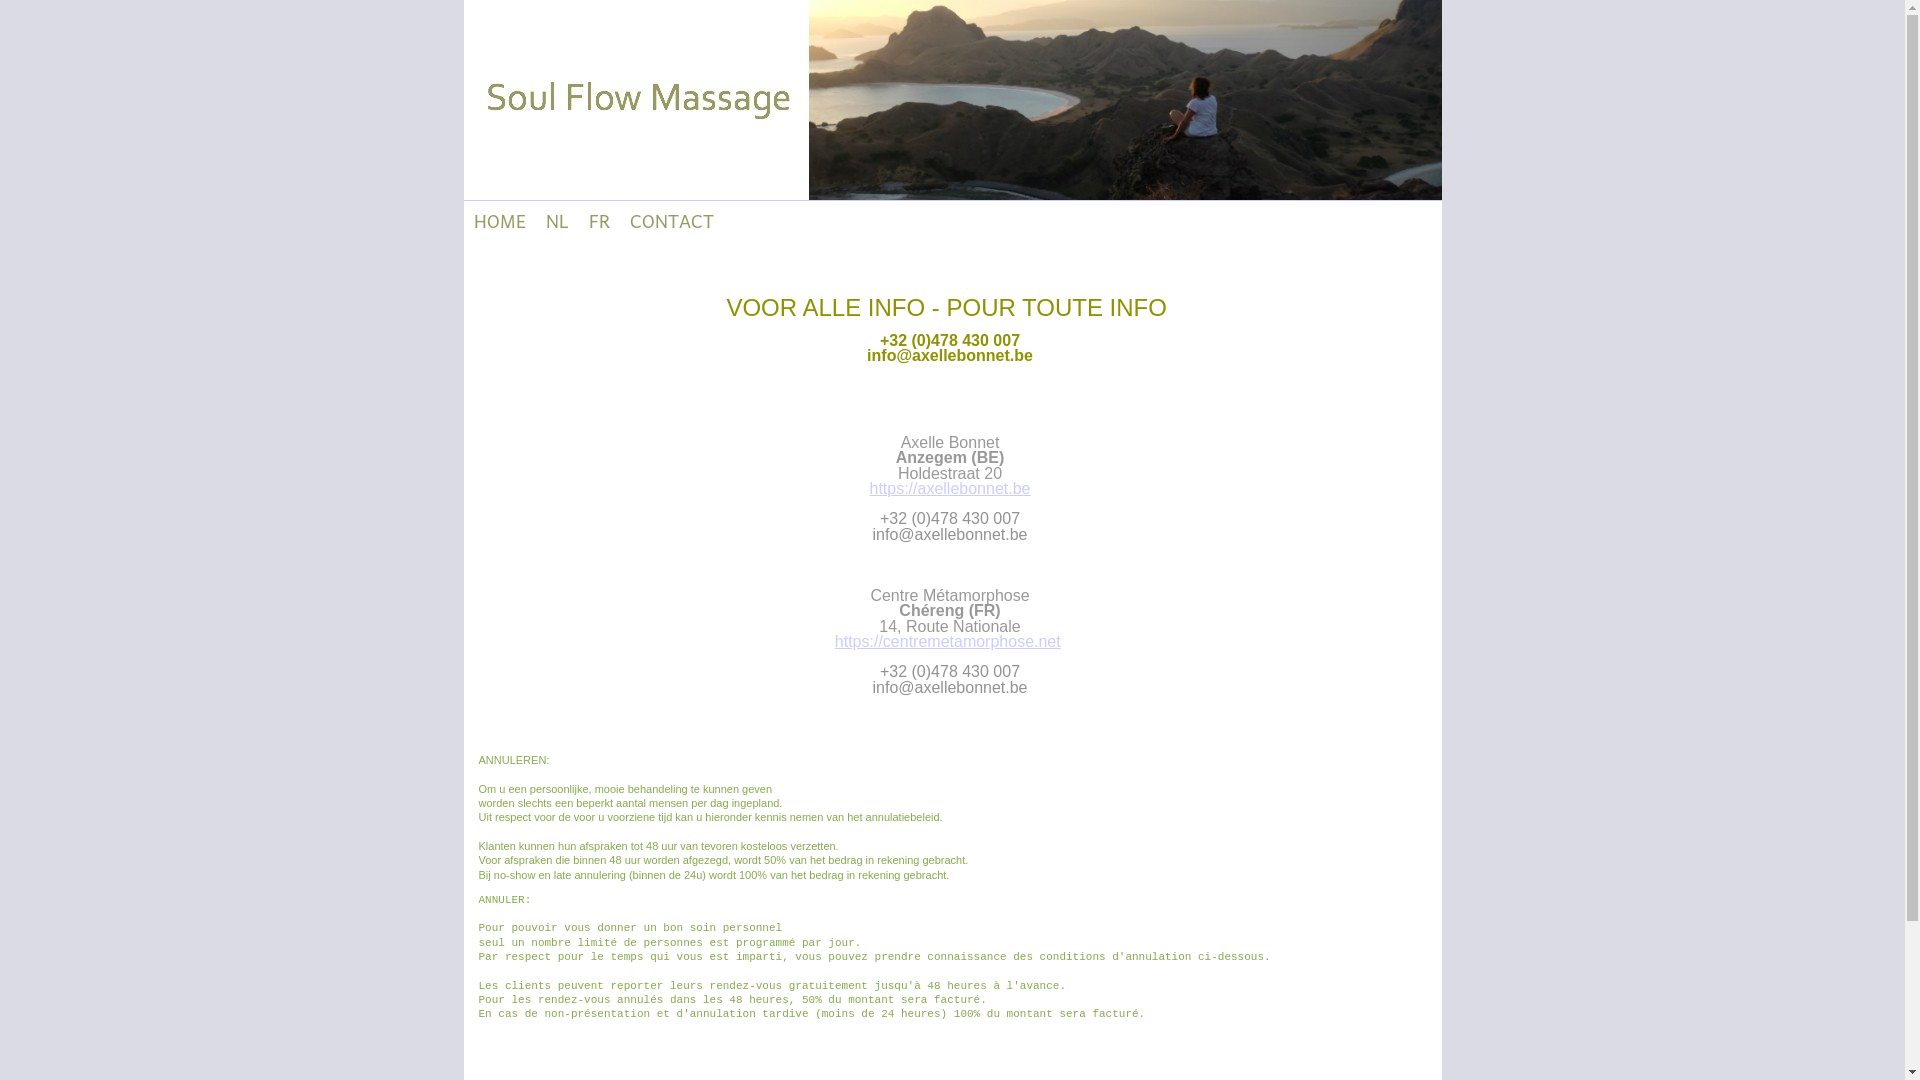 The width and height of the screenshot is (1920, 1080). What do you see at coordinates (557, 220) in the screenshot?
I see `'NL'` at bounding box center [557, 220].